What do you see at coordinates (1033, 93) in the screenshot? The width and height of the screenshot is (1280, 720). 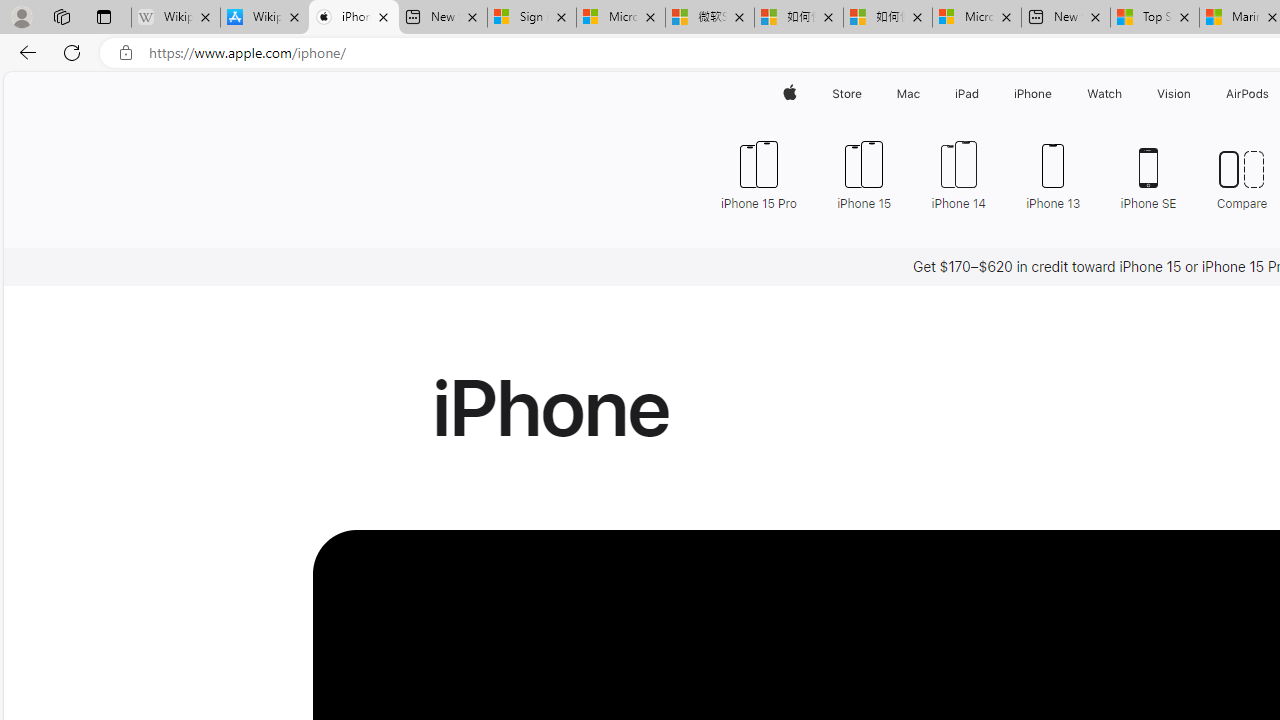 I see `'iPhone'` at bounding box center [1033, 93].